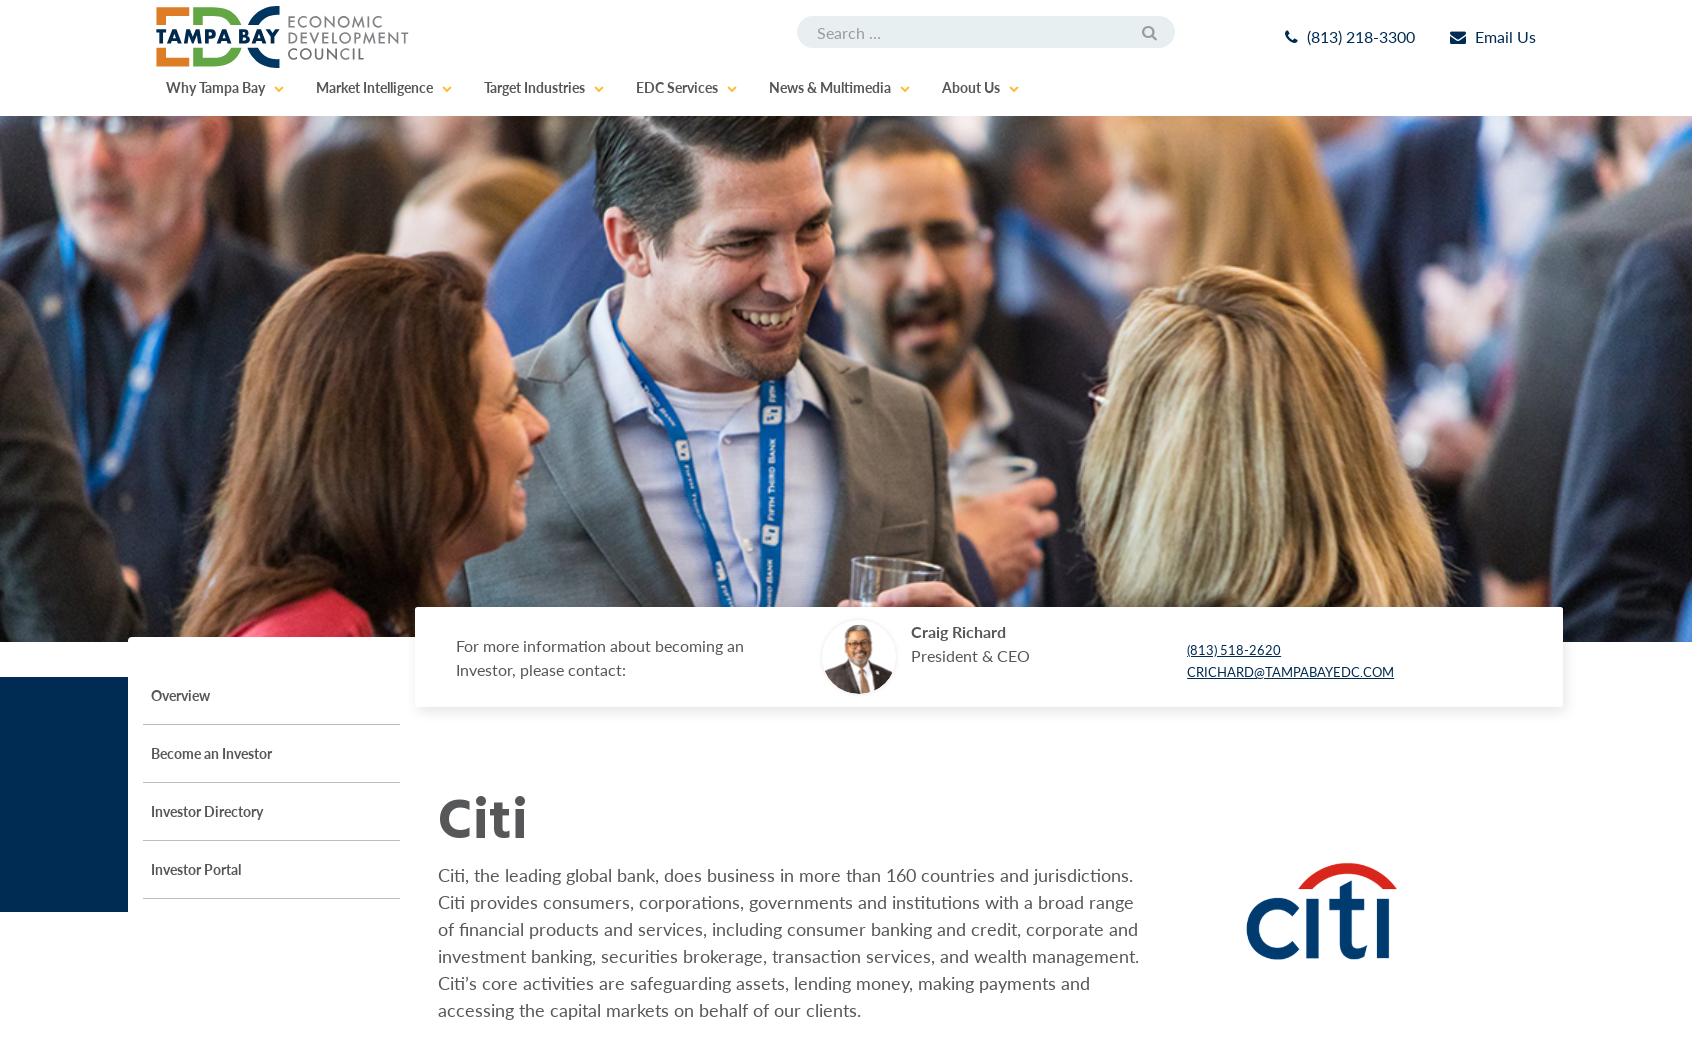  Describe the element at coordinates (151, 809) in the screenshot. I see `'Investor Directory'` at that location.